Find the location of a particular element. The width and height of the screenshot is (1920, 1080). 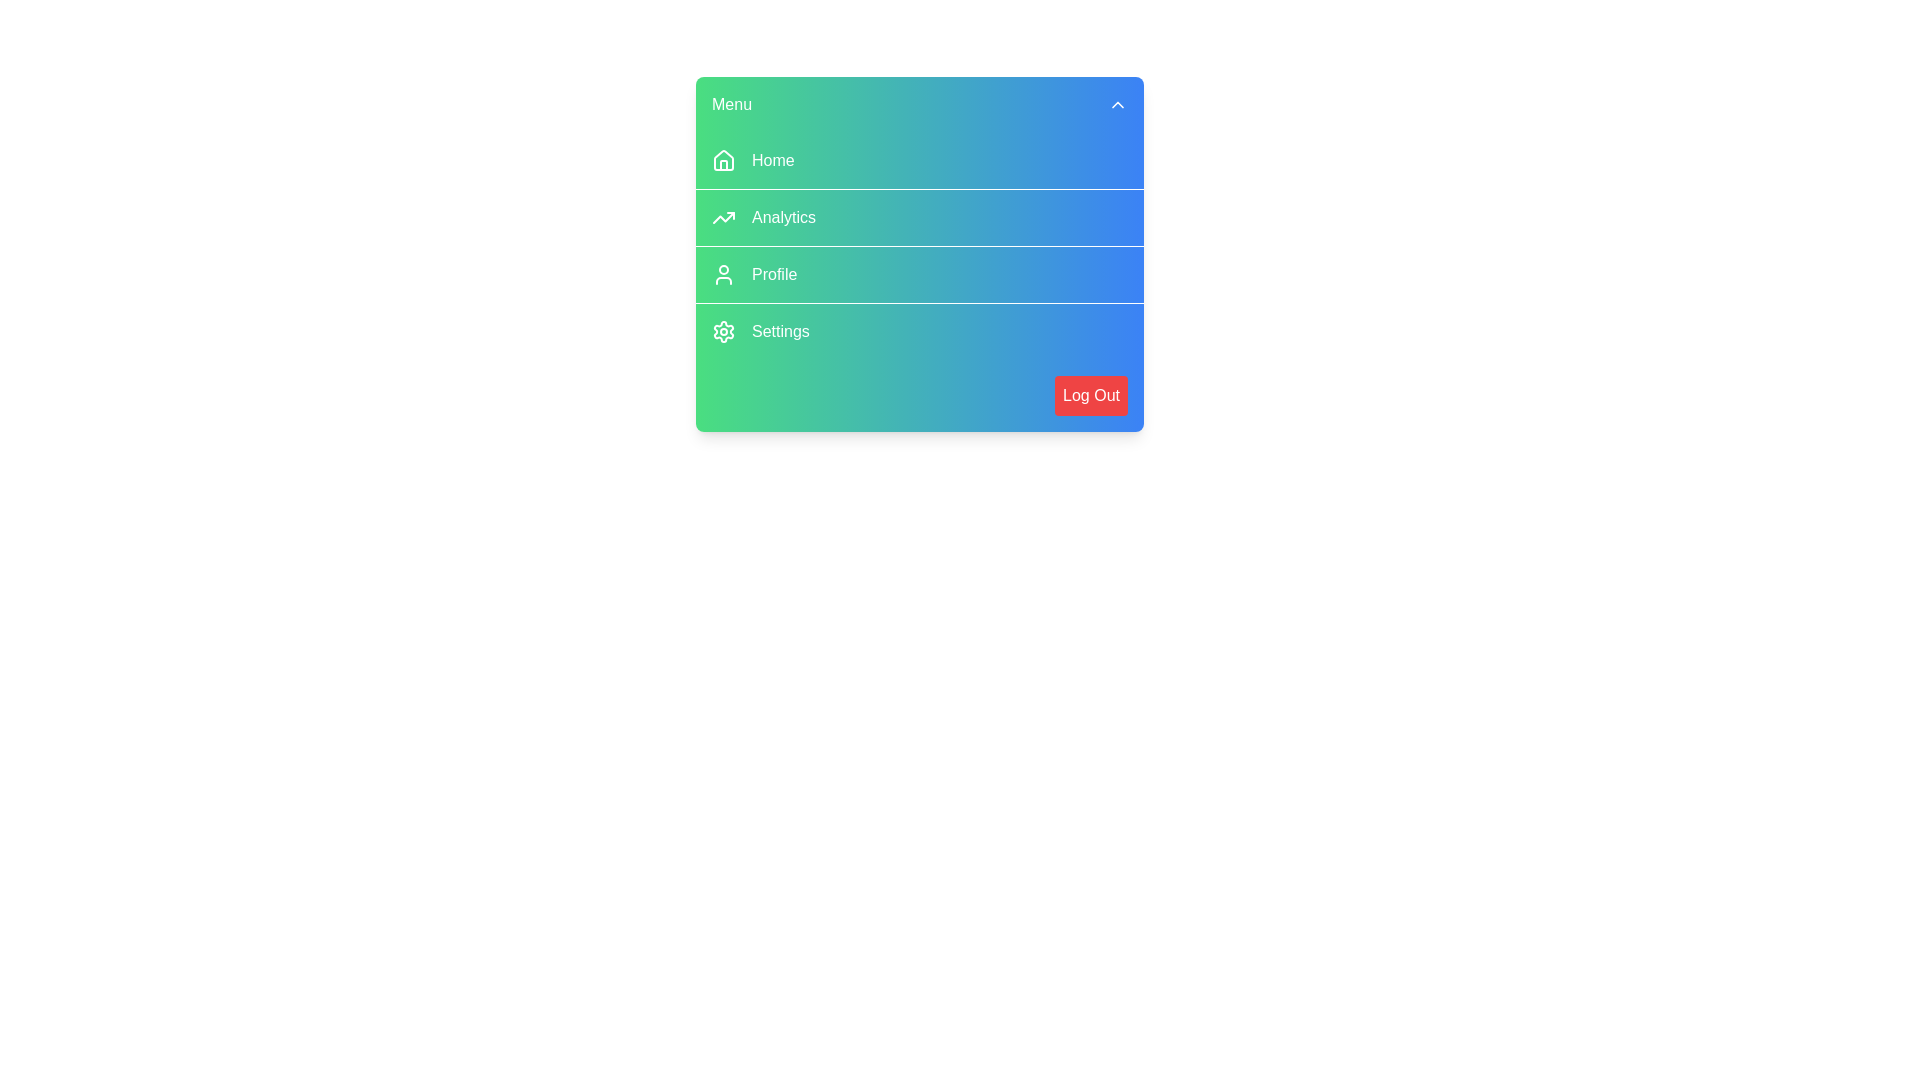

the menu item Settings to trigger its hover effect is located at coordinates (919, 330).